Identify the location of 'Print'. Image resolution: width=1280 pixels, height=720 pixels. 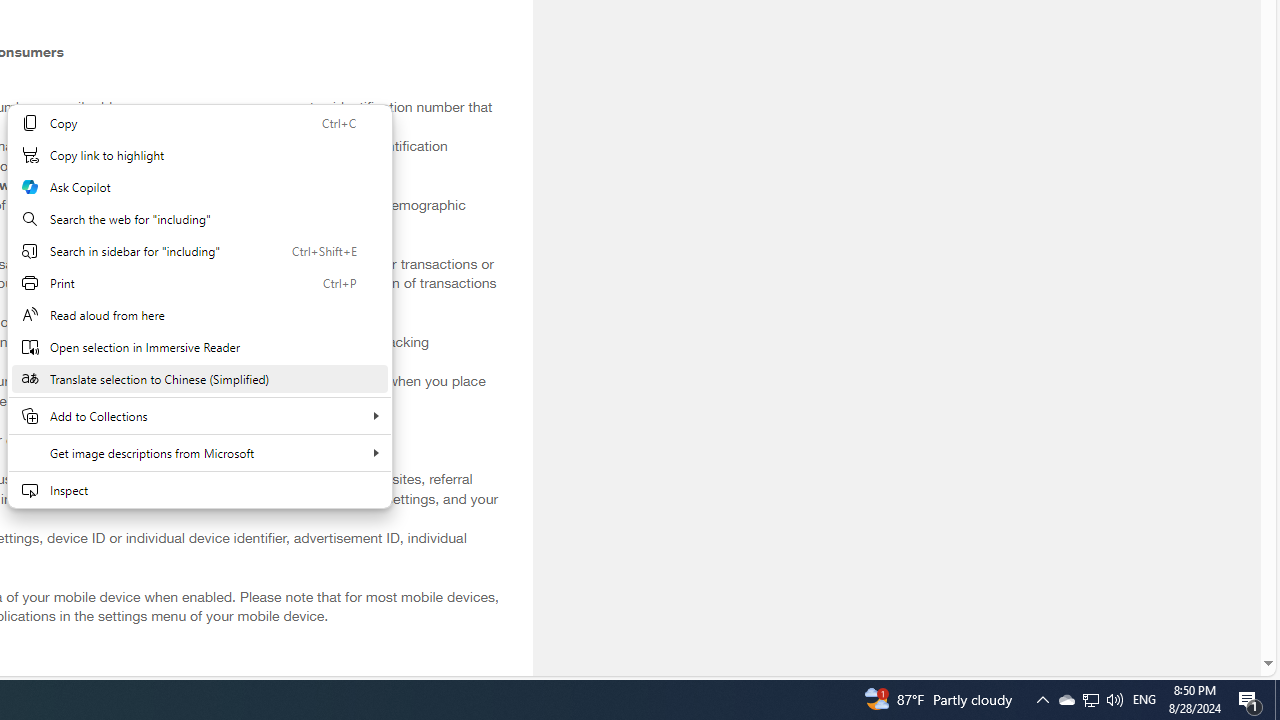
(199, 282).